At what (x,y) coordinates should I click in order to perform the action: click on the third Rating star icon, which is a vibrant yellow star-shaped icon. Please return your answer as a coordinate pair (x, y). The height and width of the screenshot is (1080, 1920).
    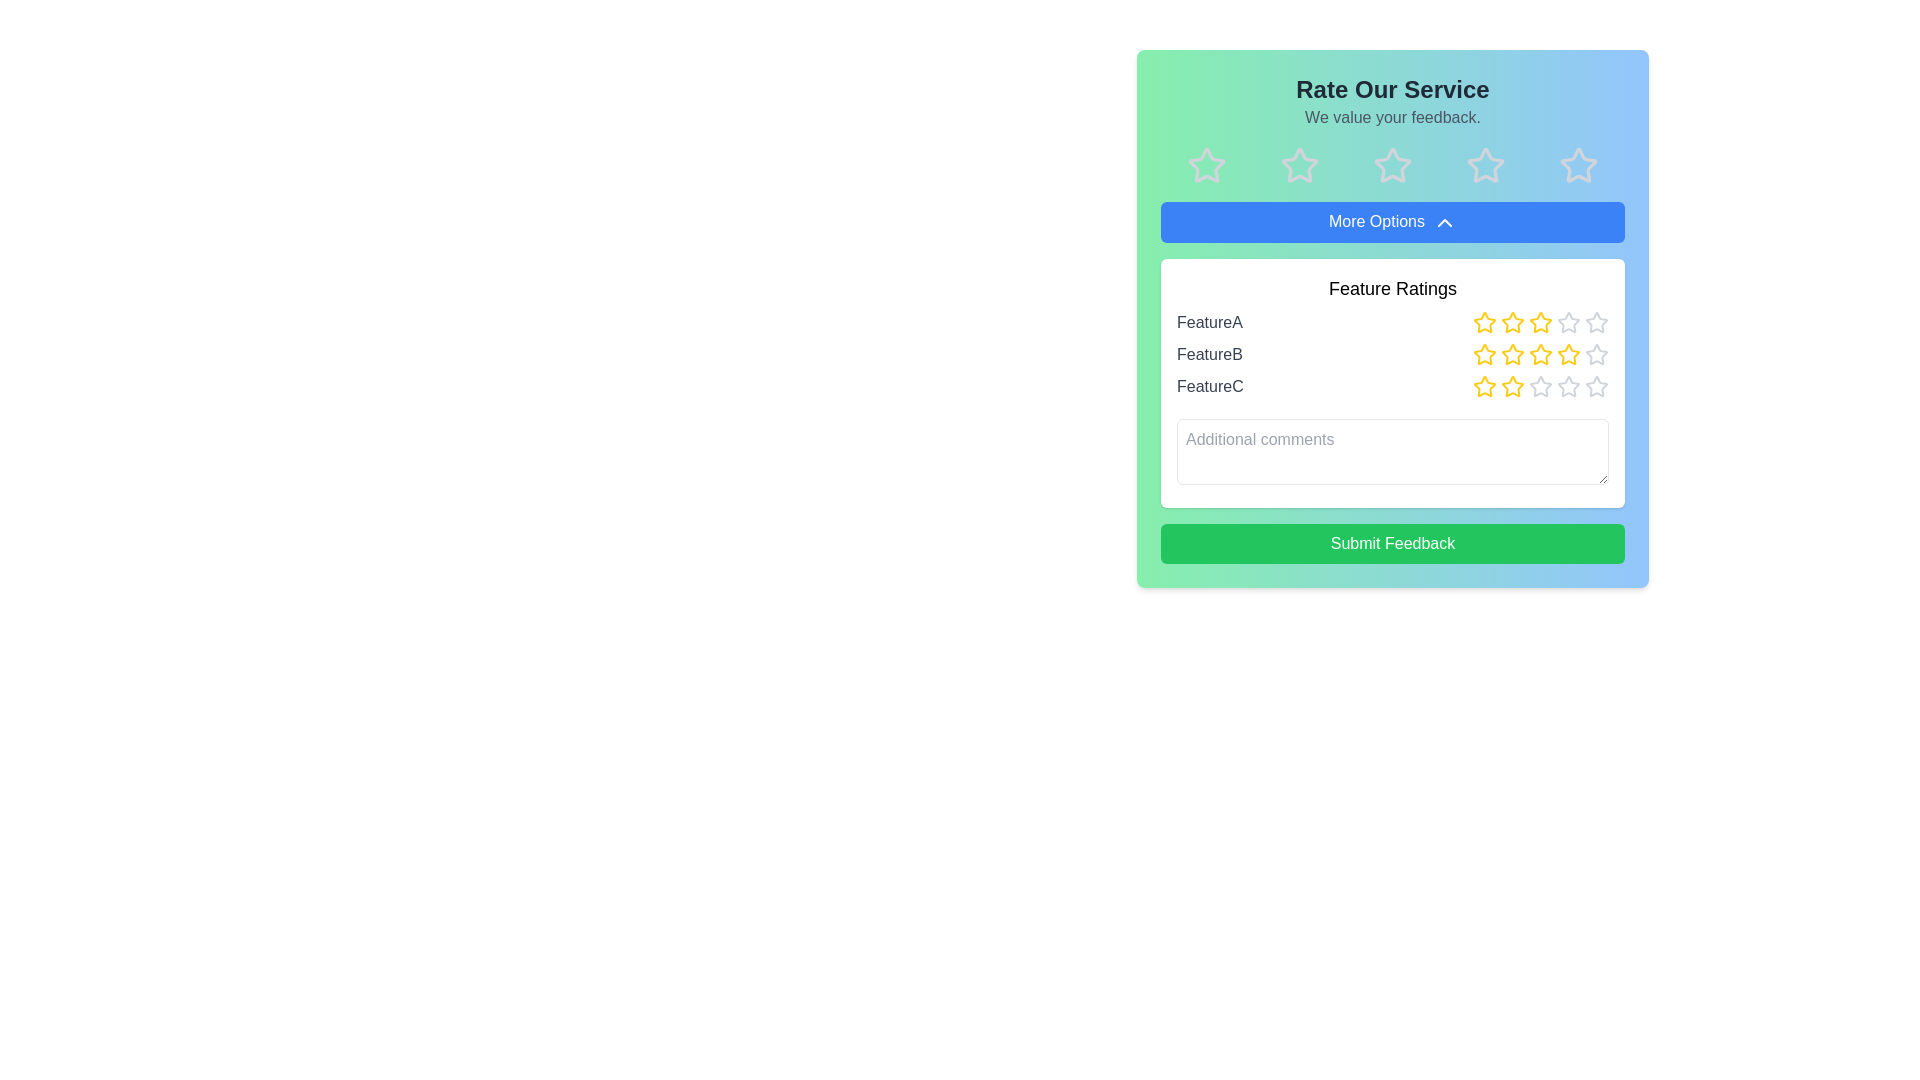
    Looking at the image, I should click on (1512, 385).